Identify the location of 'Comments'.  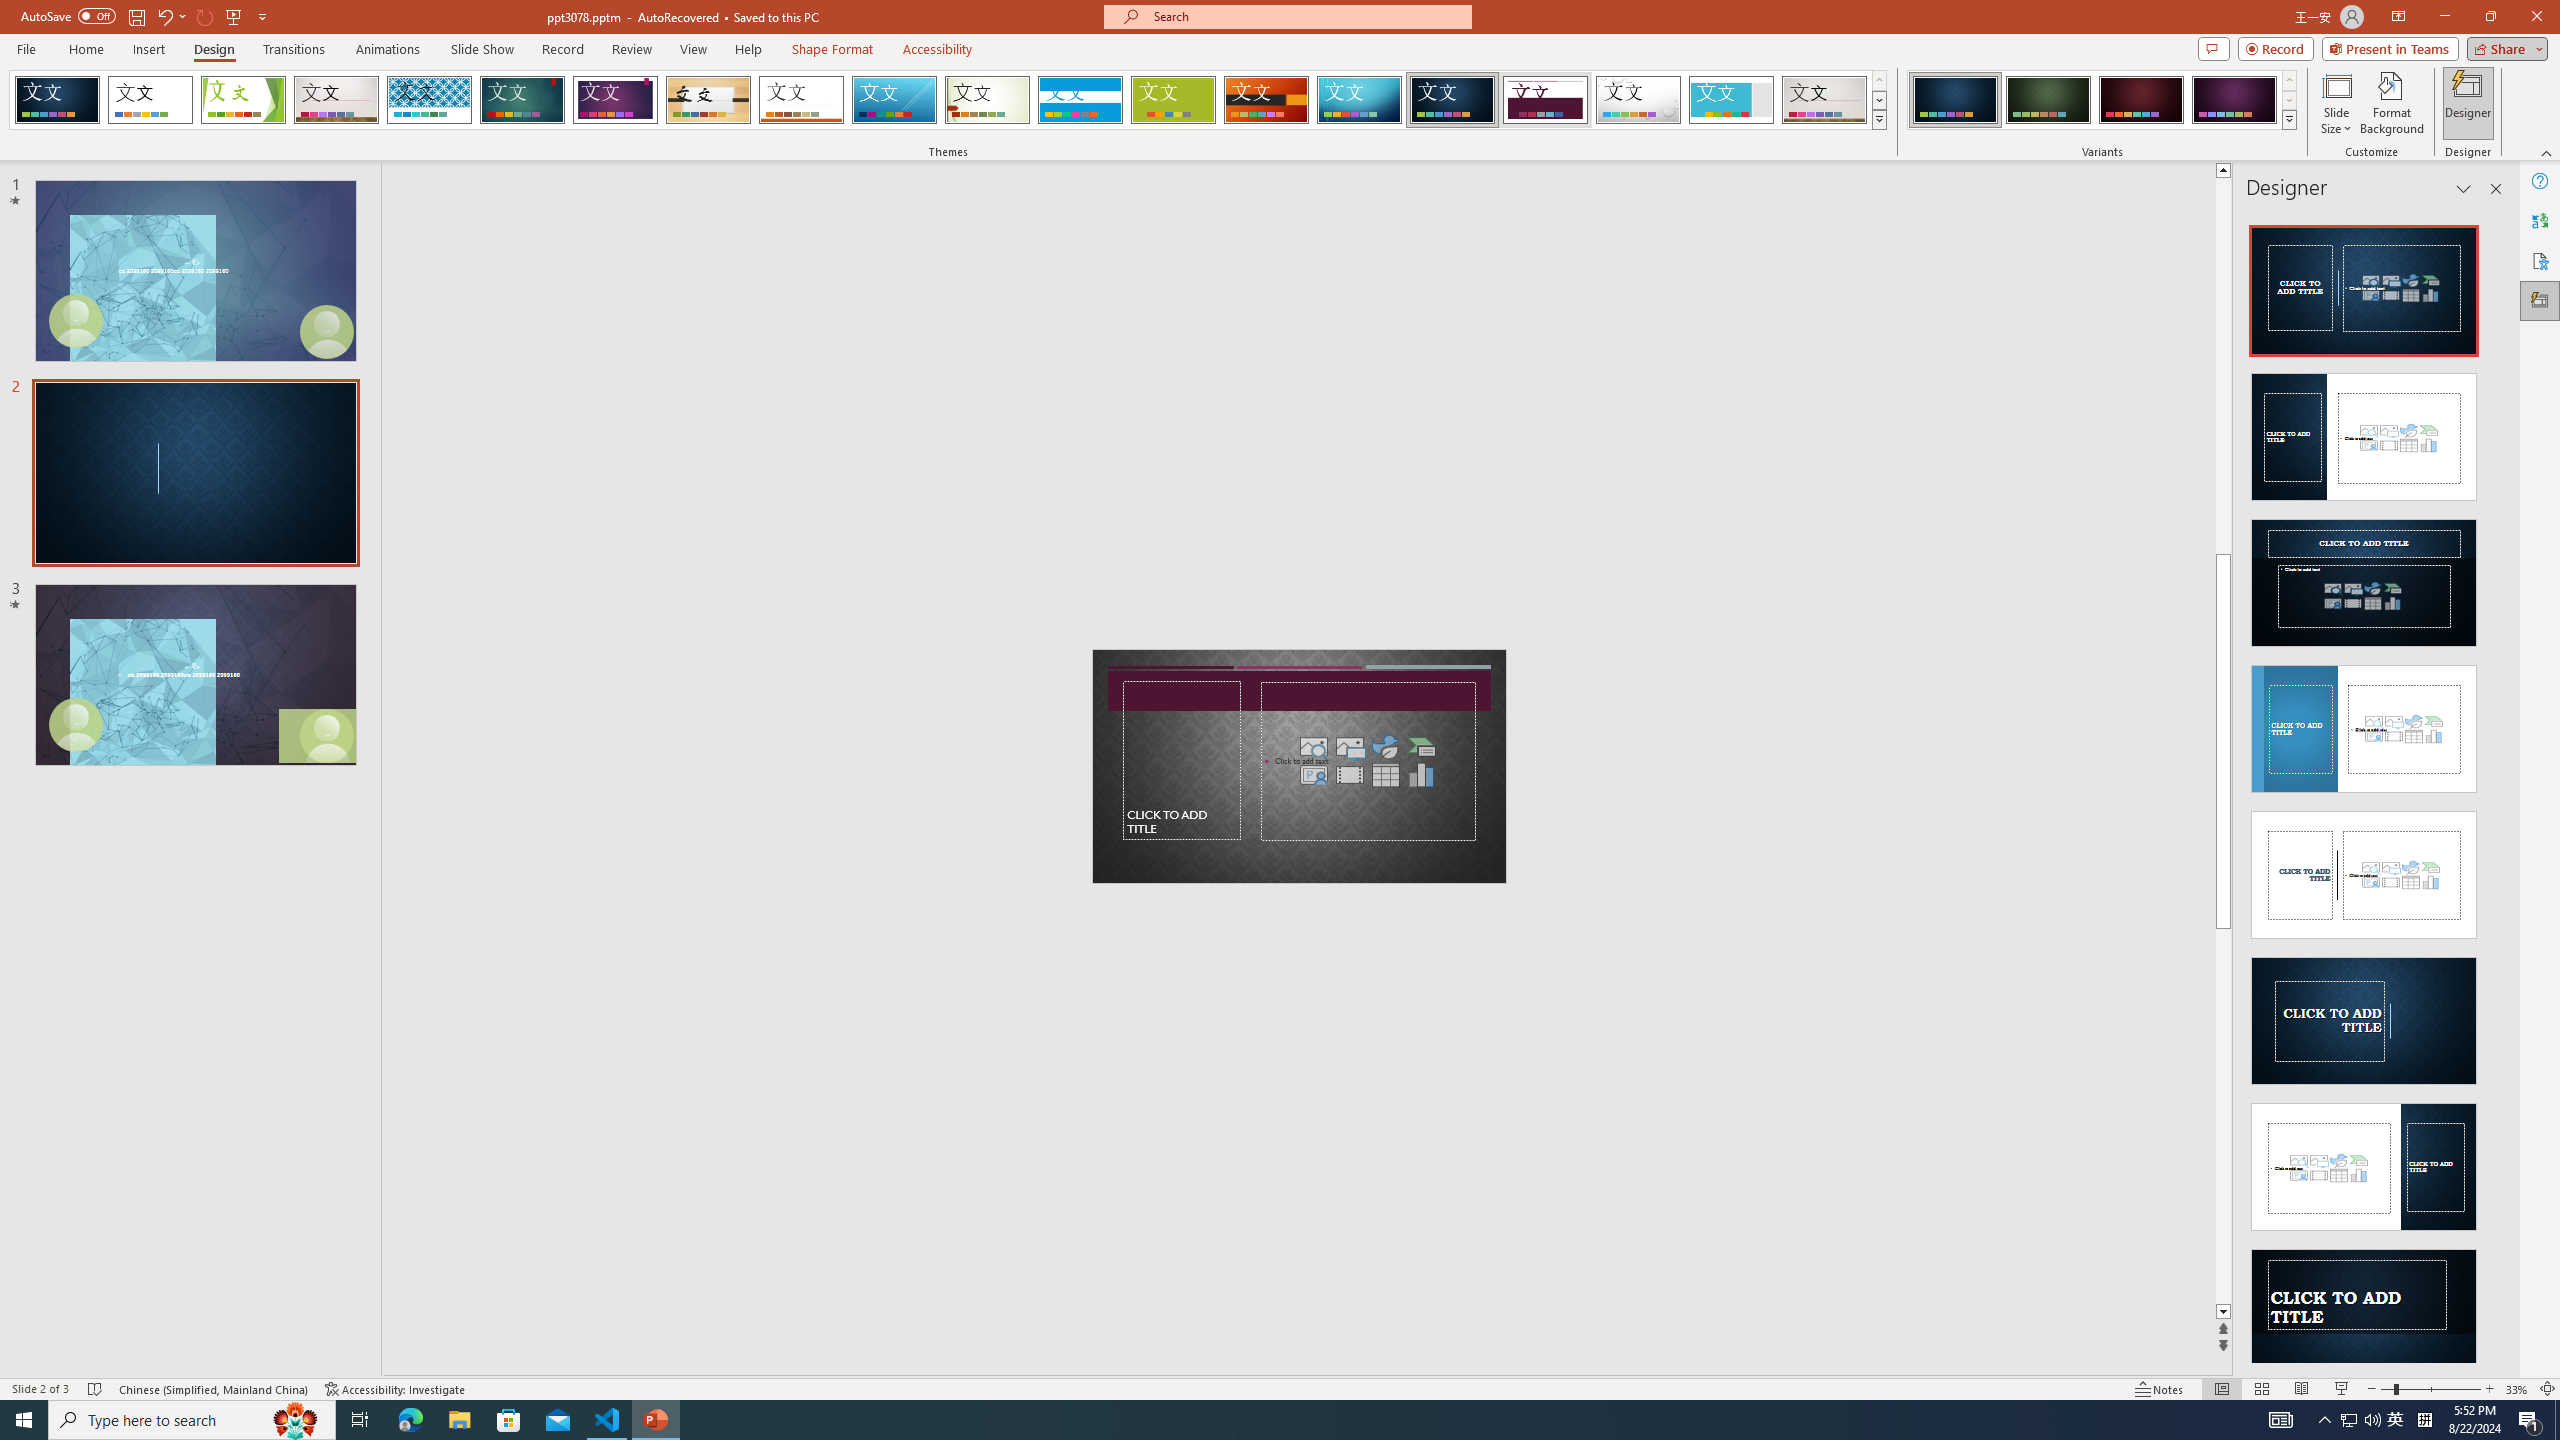
(2213, 47).